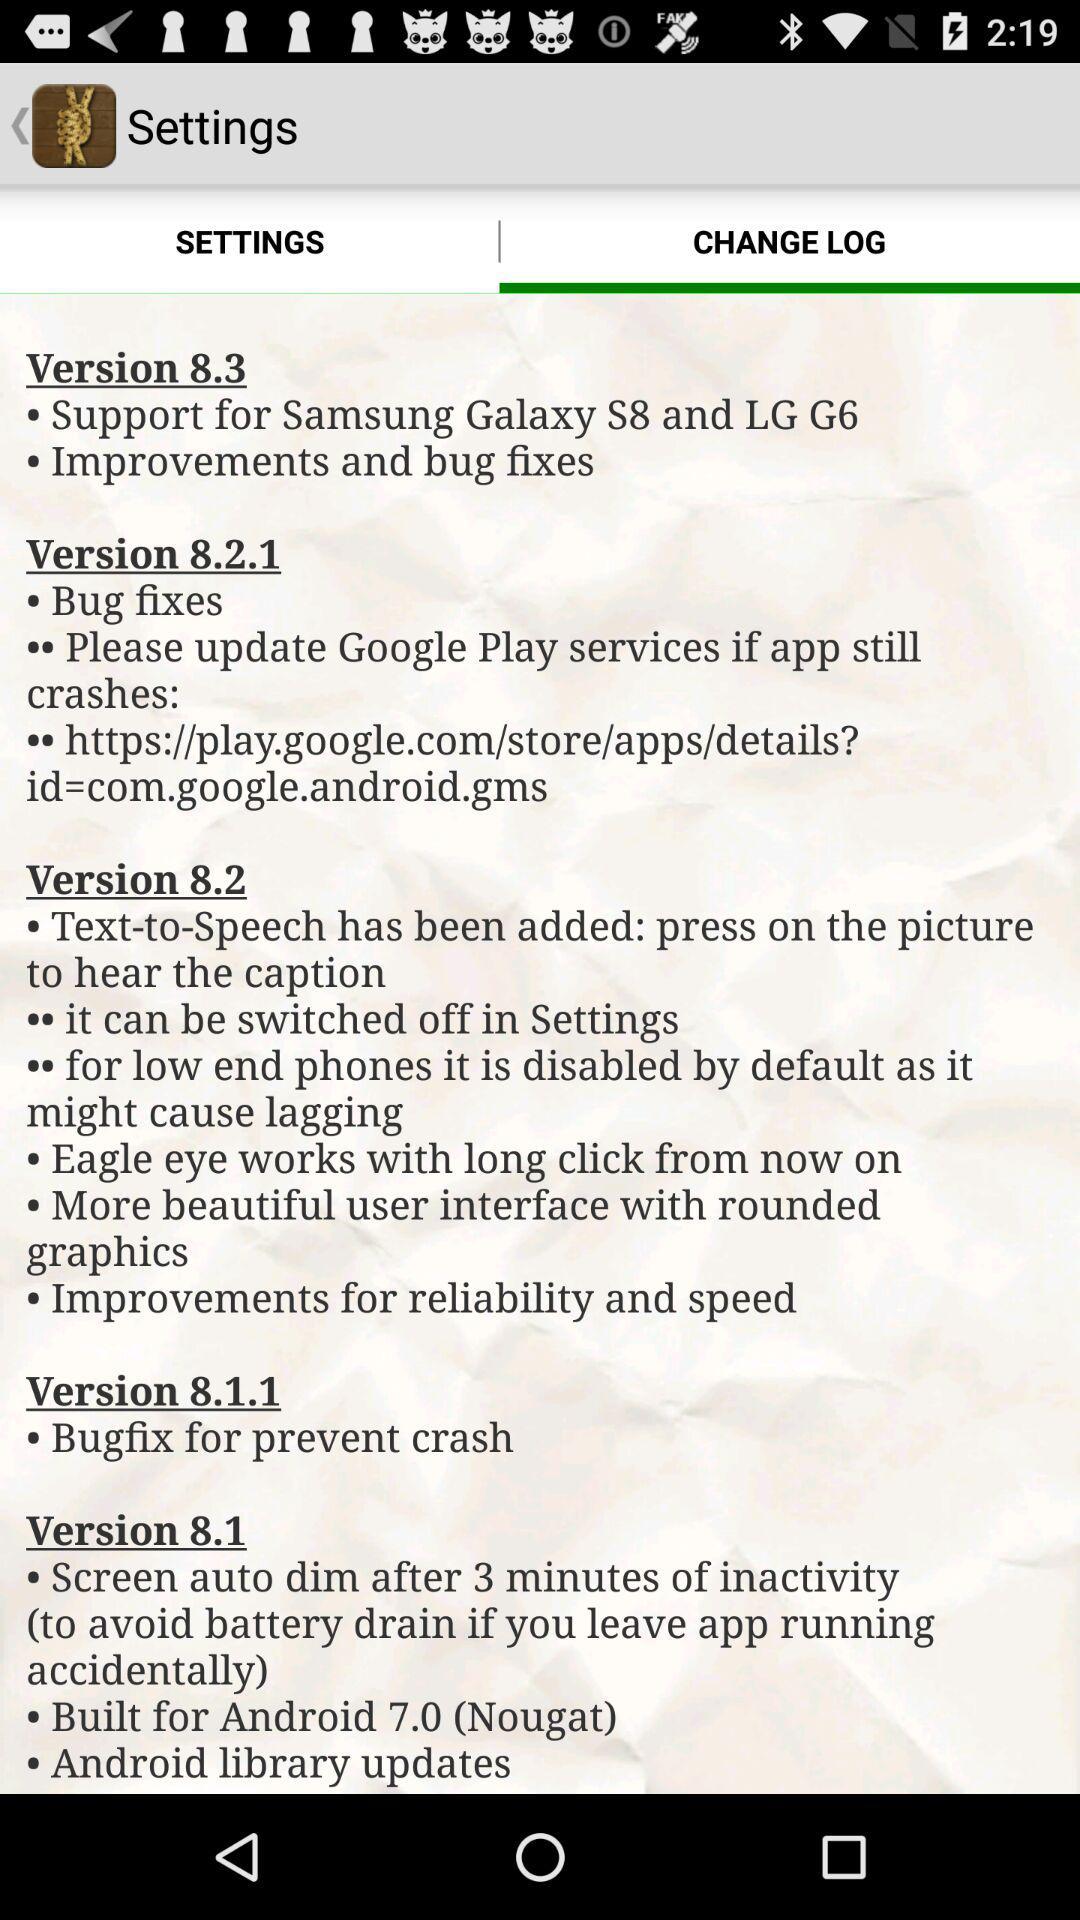  Describe the element at coordinates (788, 240) in the screenshot. I see `the app next to settings item` at that location.